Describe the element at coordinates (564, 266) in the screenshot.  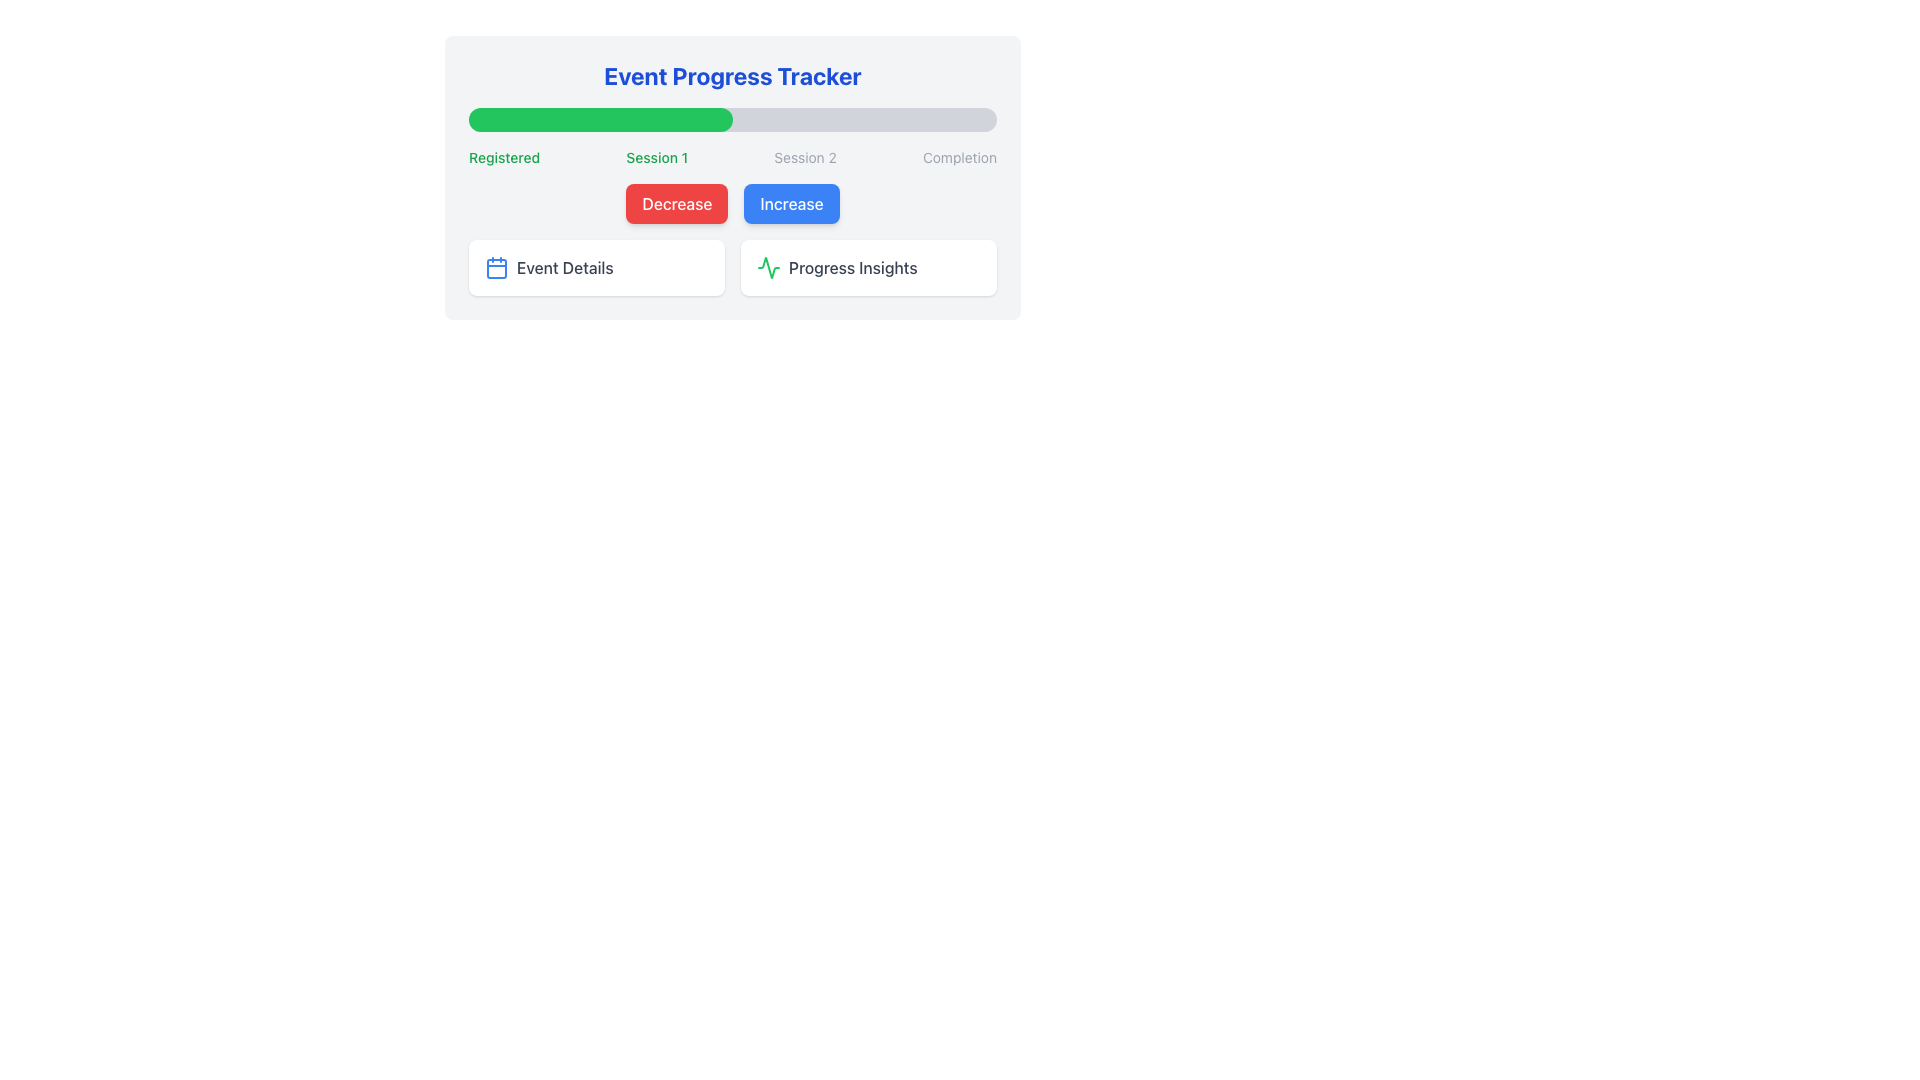
I see `the Text Label that serves as a header for its section, located beneath the main progress tracker header, alongside a blue calendar icon` at that location.